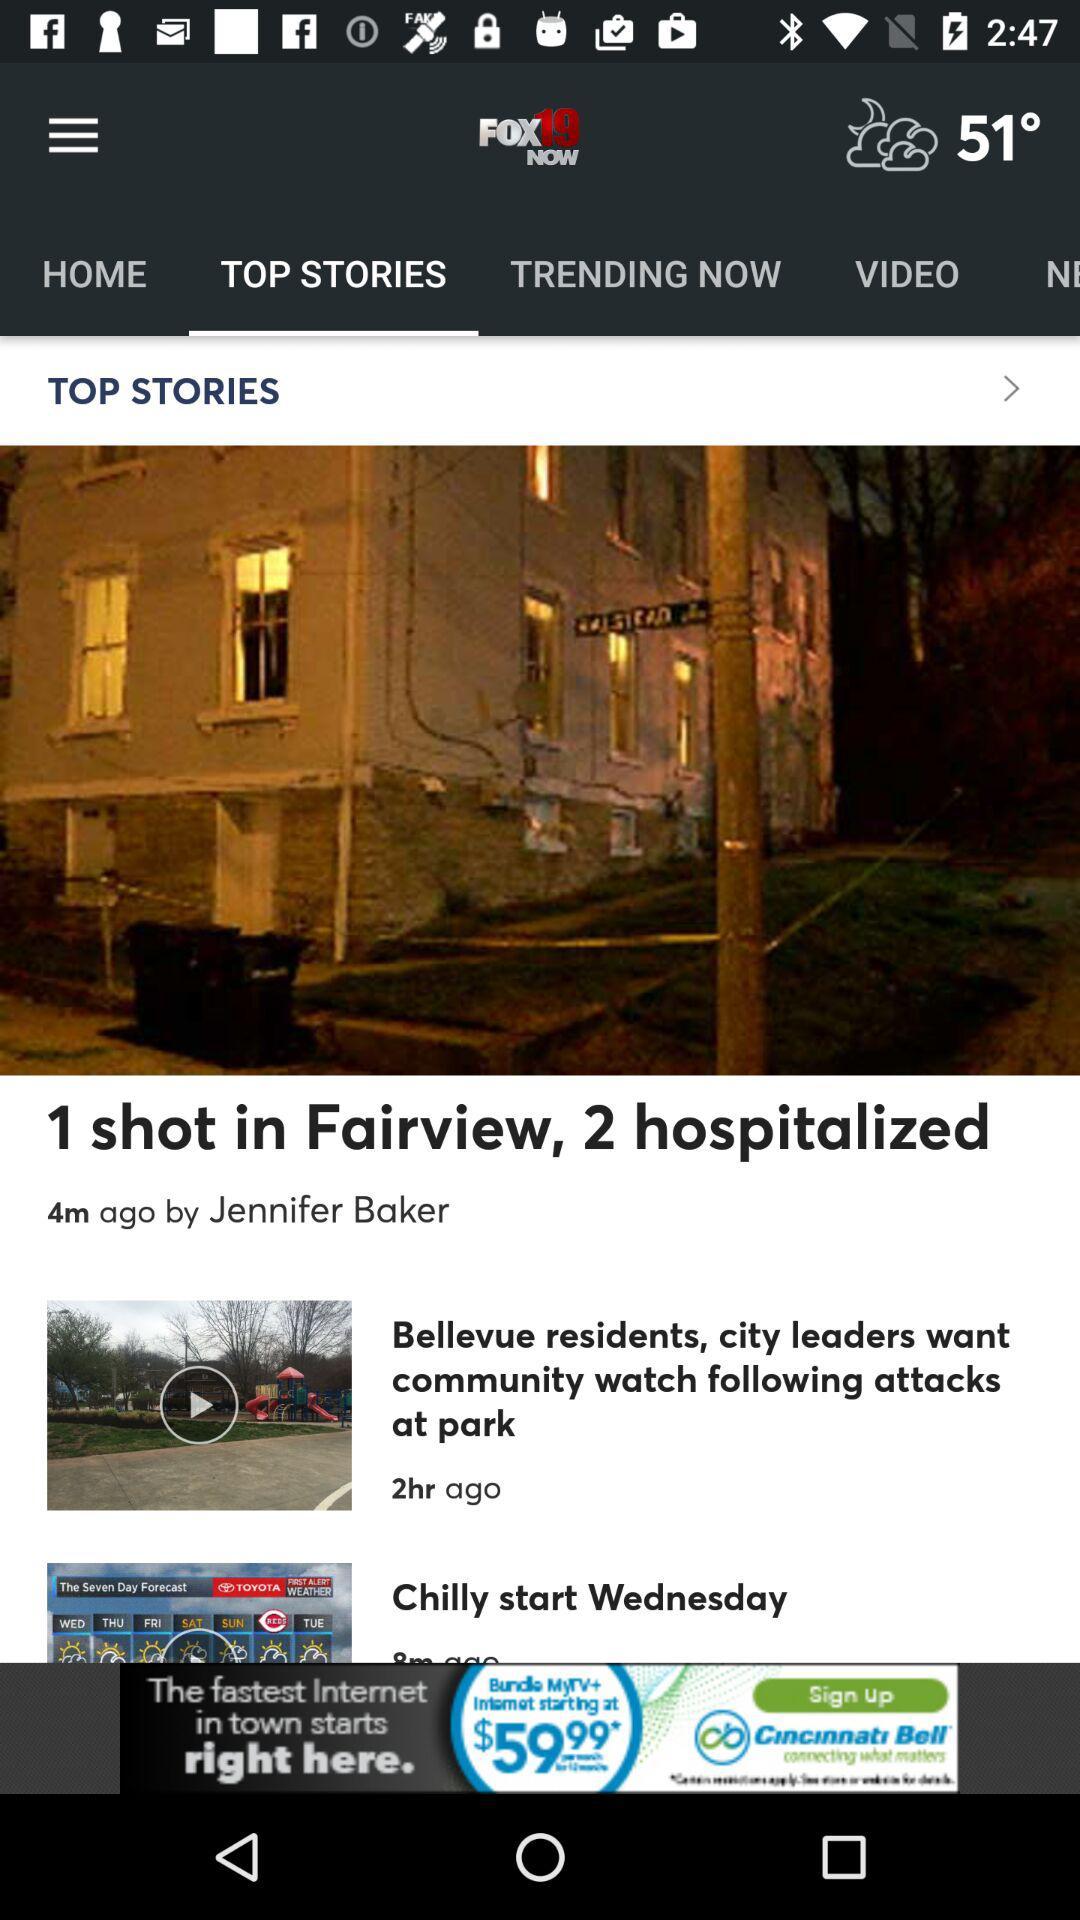 The height and width of the screenshot is (1920, 1080). Describe the element at coordinates (891, 135) in the screenshot. I see `weather option` at that location.